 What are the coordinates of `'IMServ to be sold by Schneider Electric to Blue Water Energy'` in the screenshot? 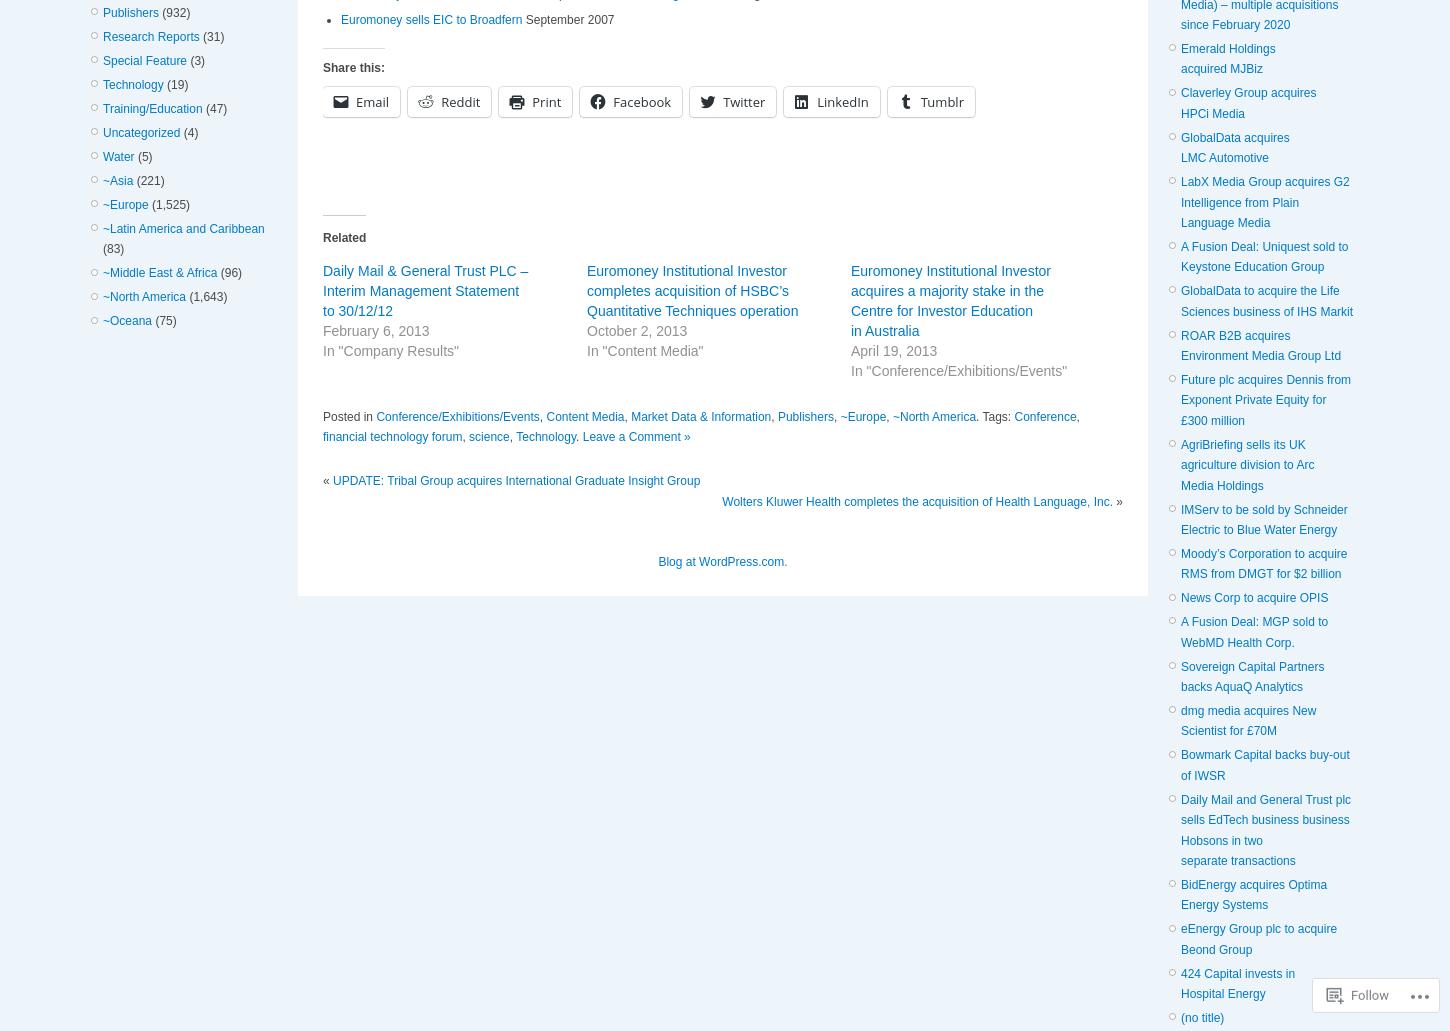 It's located at (1263, 518).